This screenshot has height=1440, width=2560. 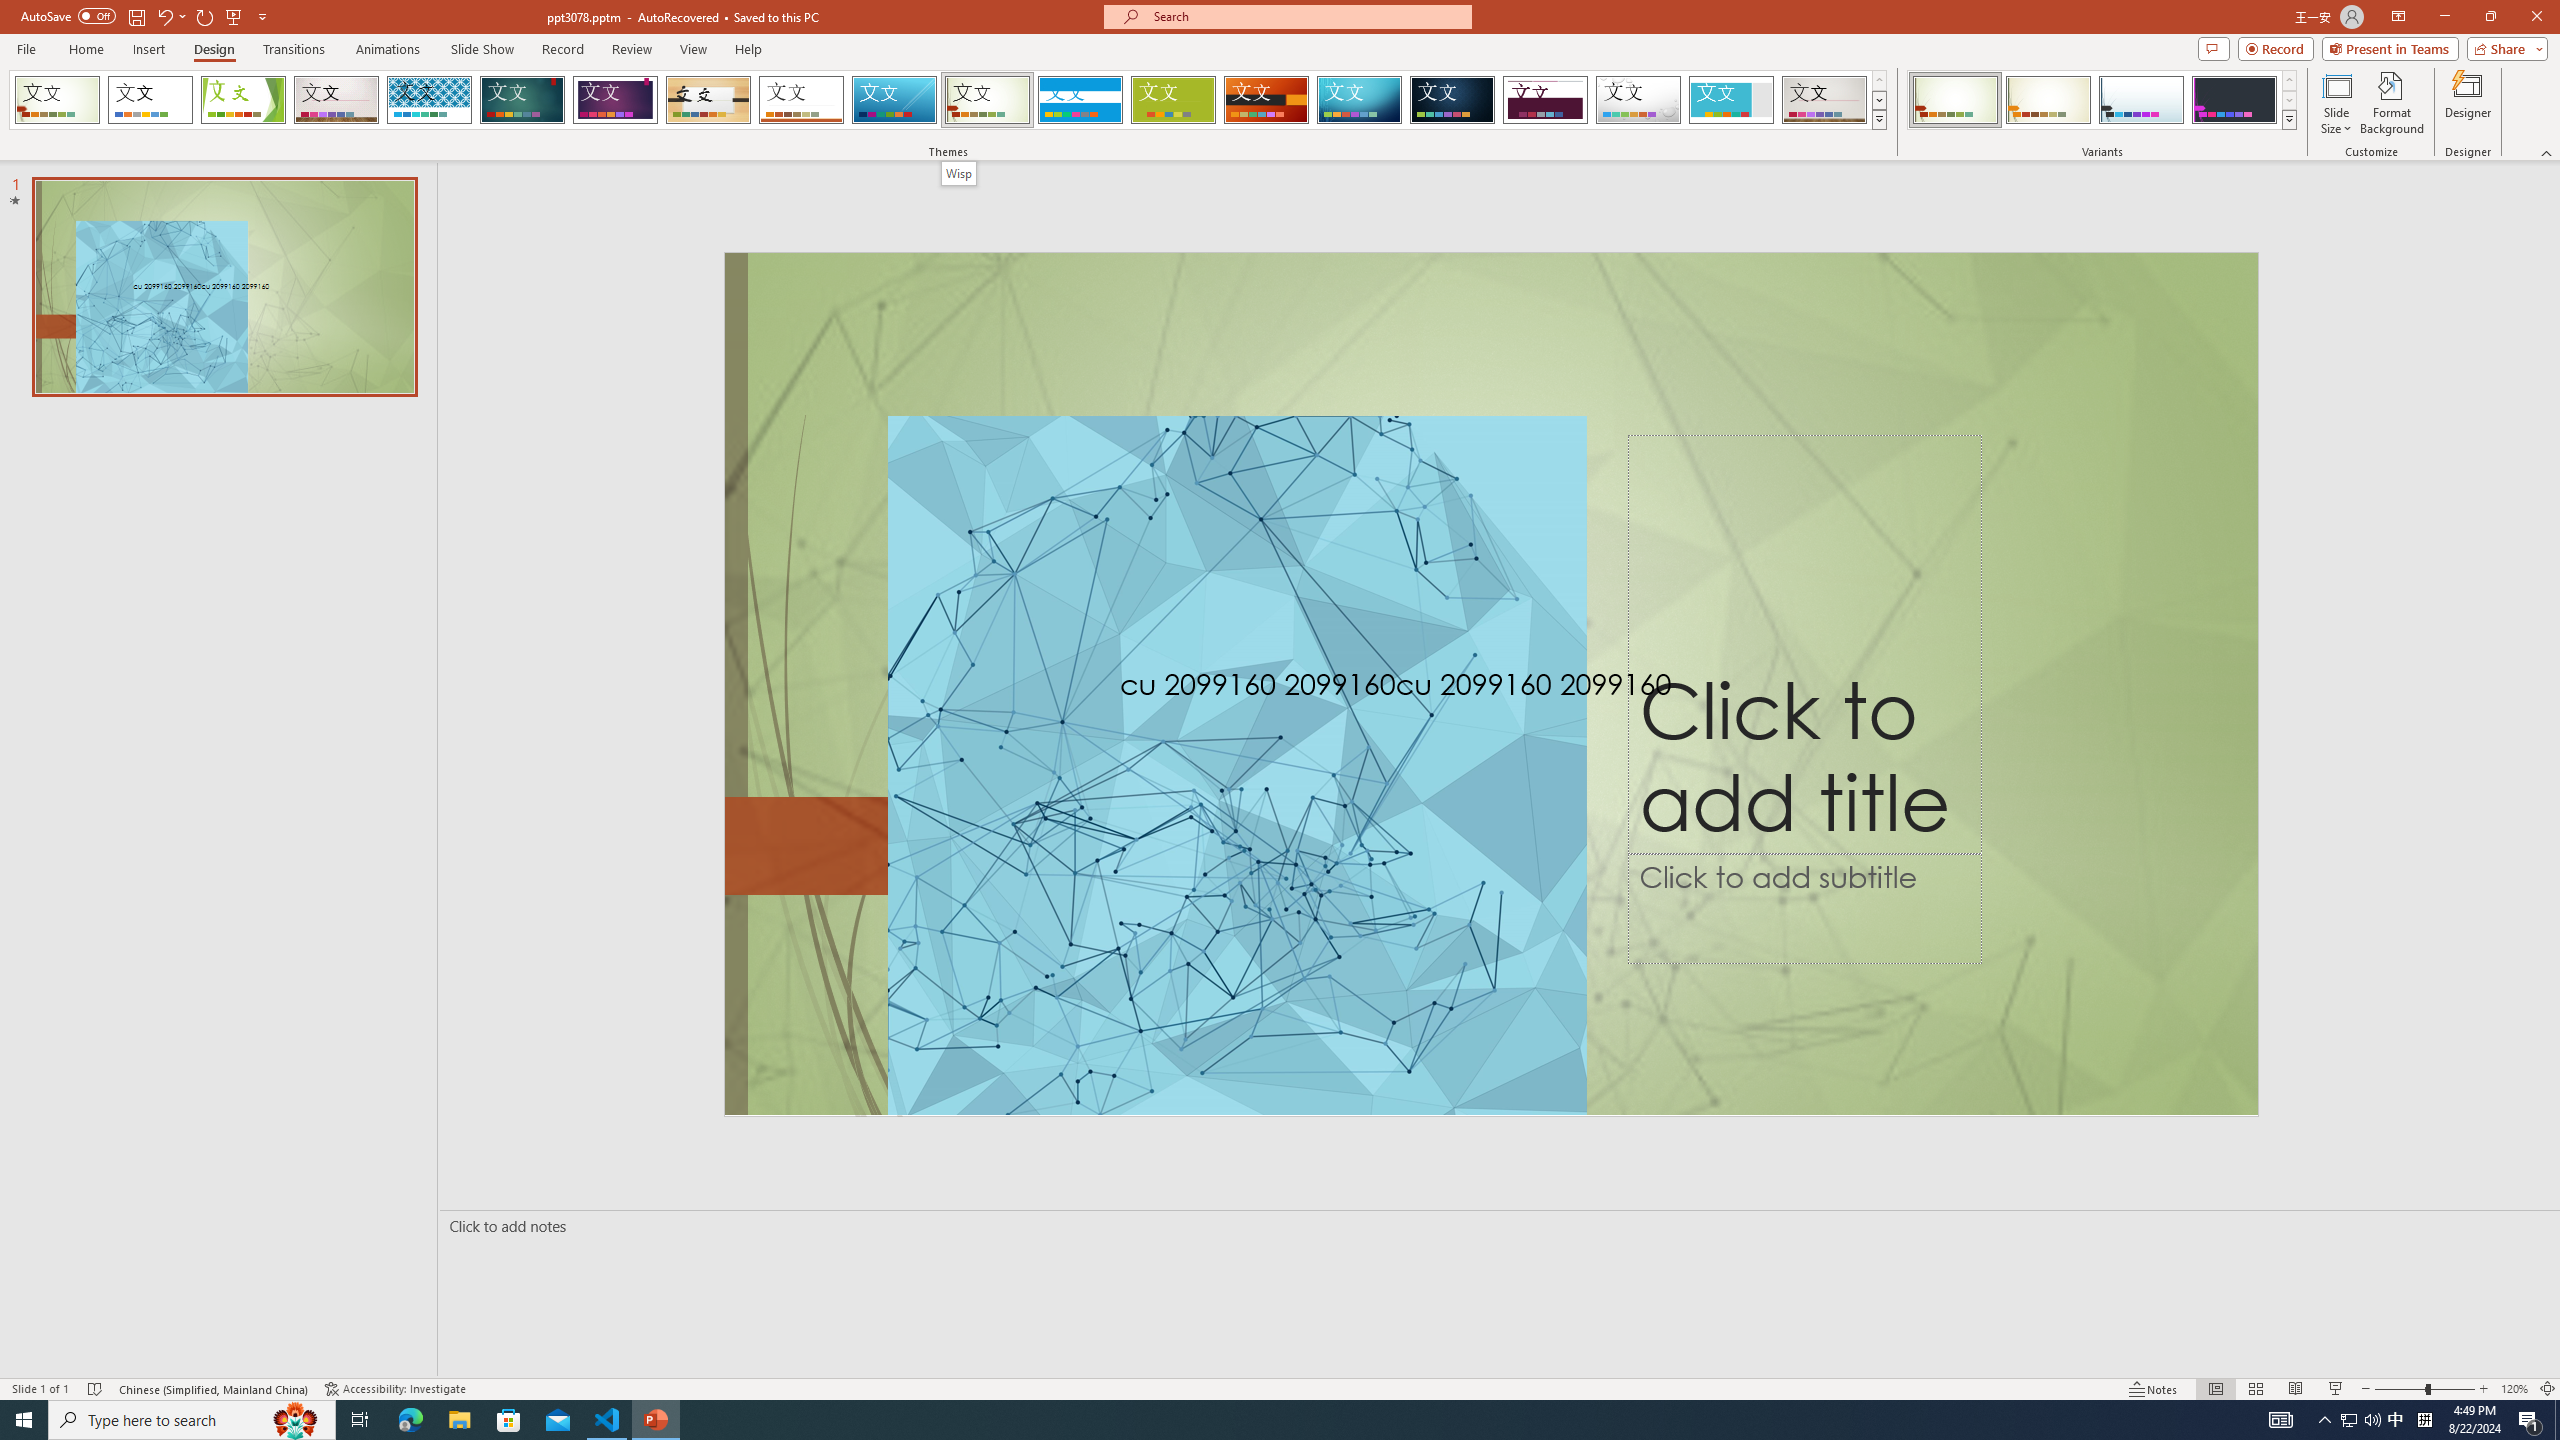 I want to click on 'Slide Sorter', so click(x=2254, y=1389).